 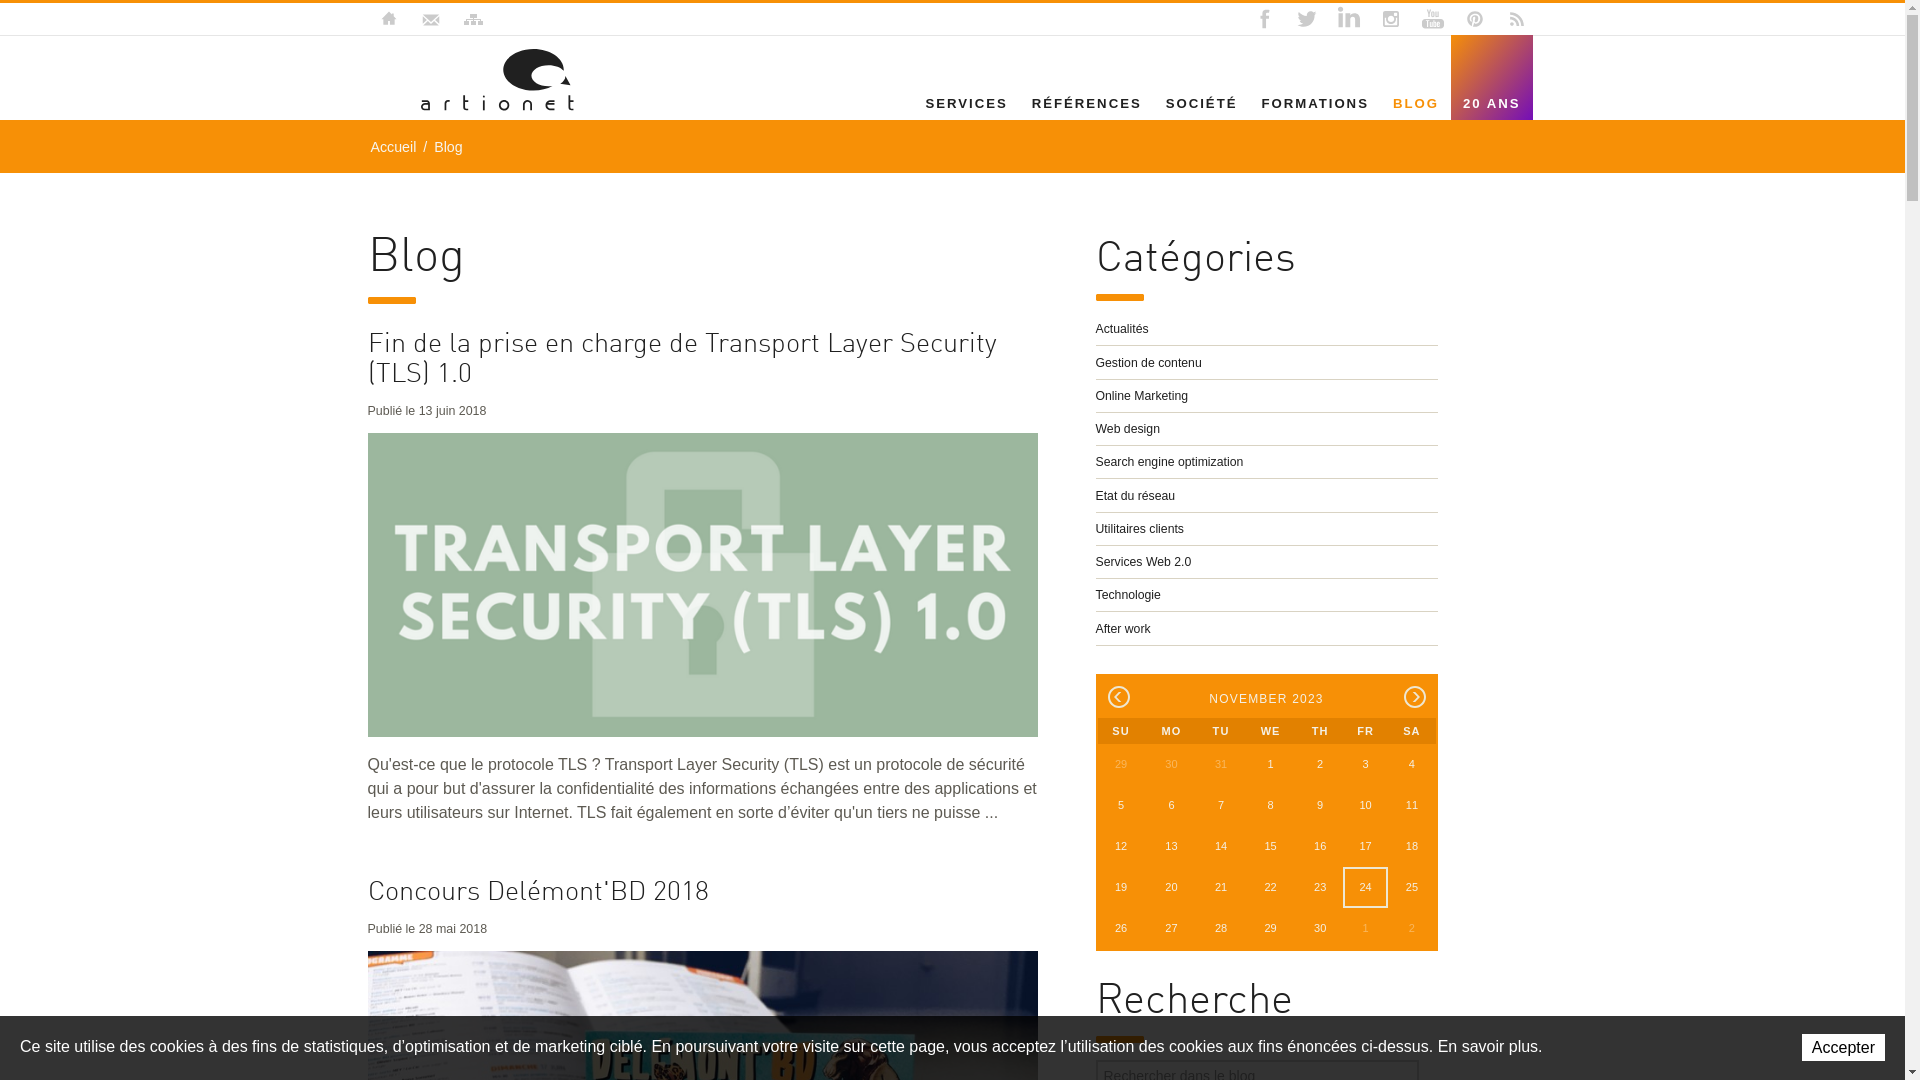 What do you see at coordinates (1499, 19) in the screenshot?
I see `'RSS'` at bounding box center [1499, 19].